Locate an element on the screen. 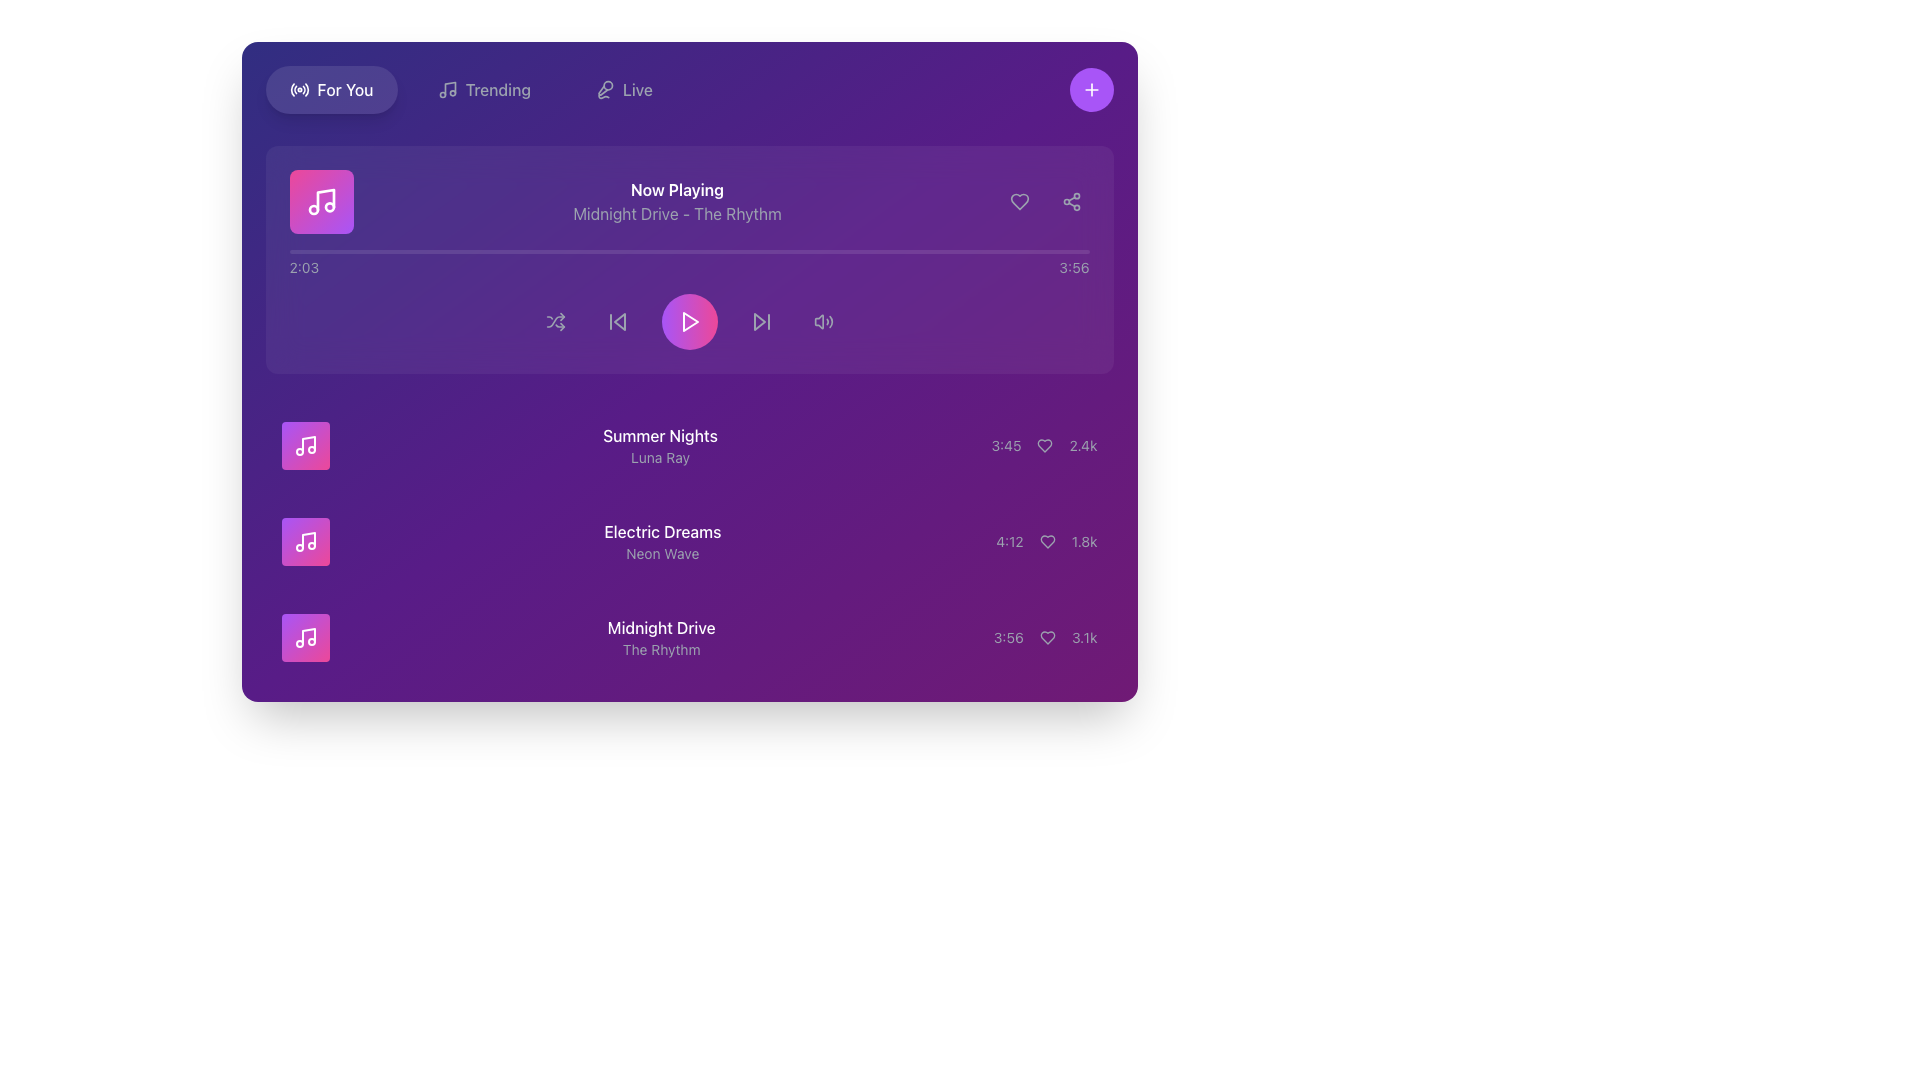 The image size is (1920, 1080). the text element displaying '1.8k' in gray color, located in the lower-right corner of the song entry for 'Electric Dreams' by 'Neon Wave' is located at coordinates (1083, 542).